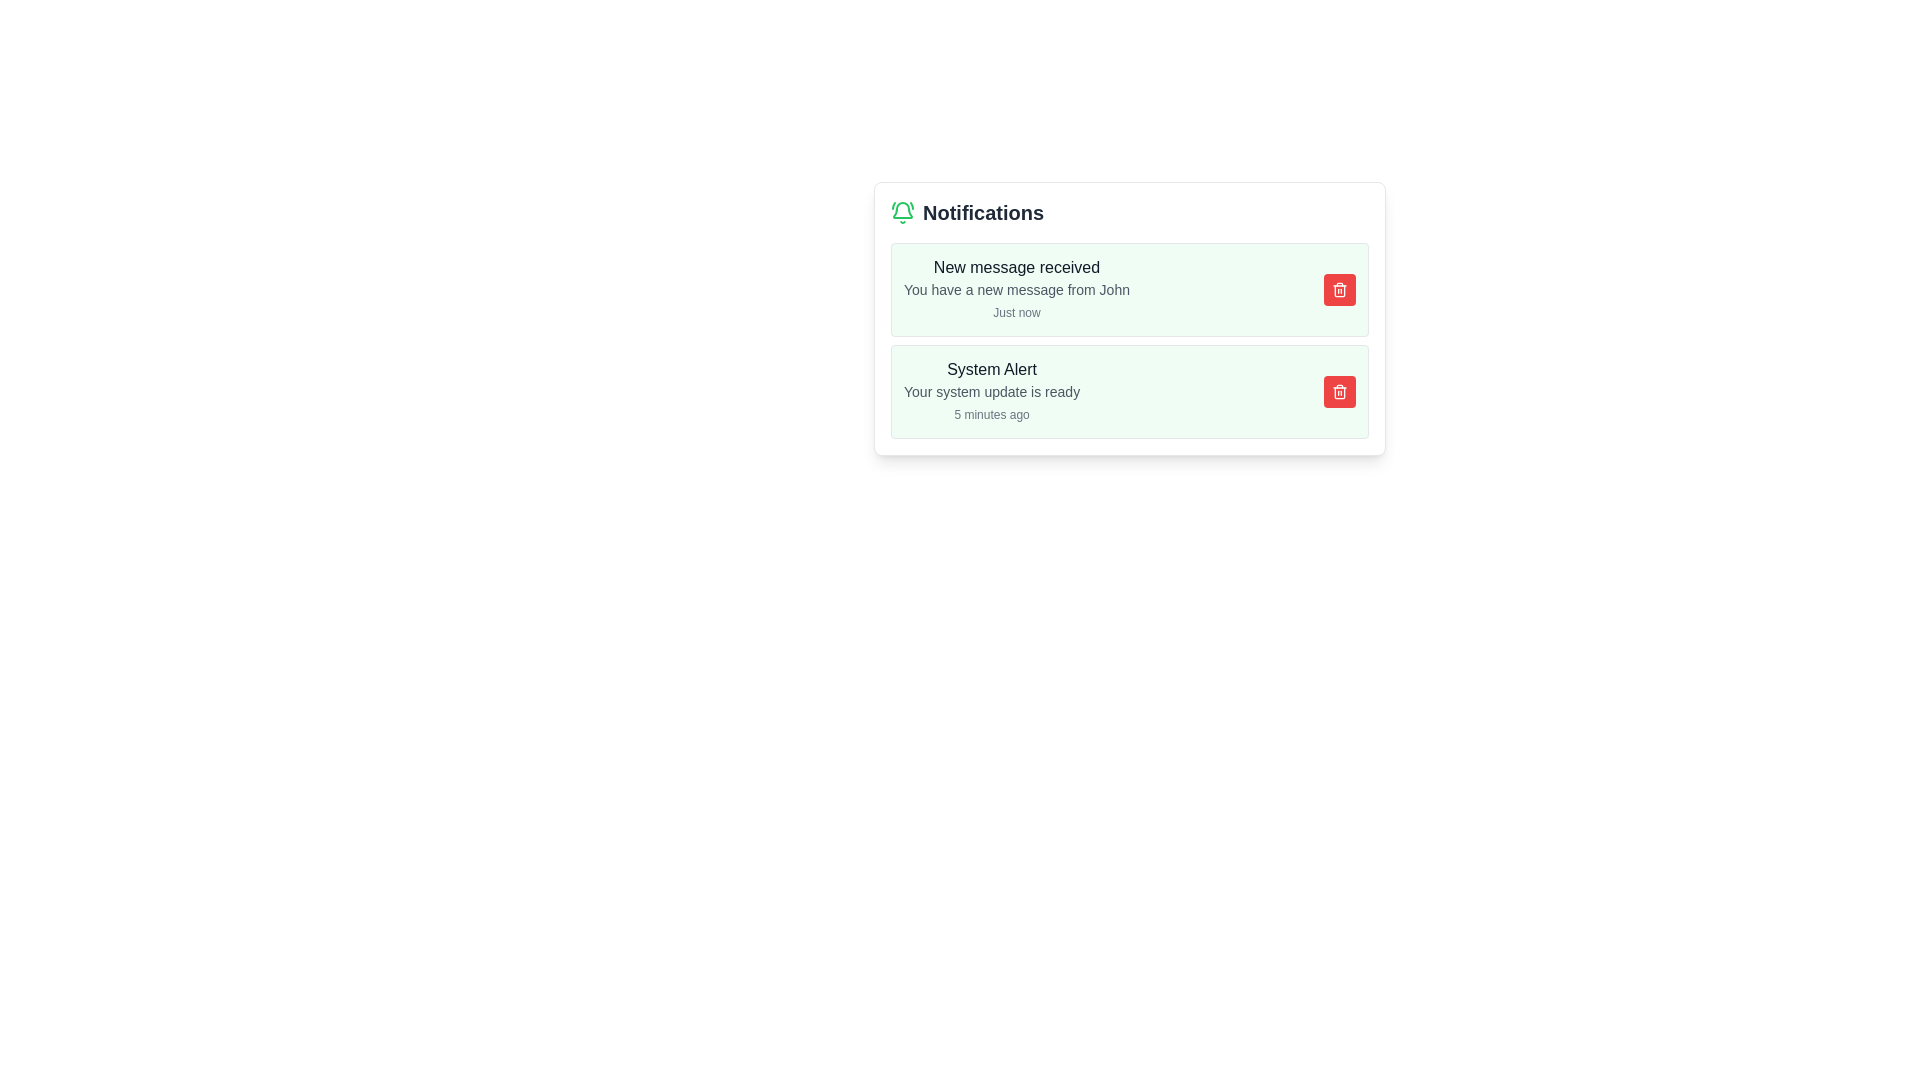 This screenshot has width=1920, height=1080. I want to click on the title text label of the notification card indicating a new message from John, located at the top of the card under the 'Notifications' section, so click(1017, 266).